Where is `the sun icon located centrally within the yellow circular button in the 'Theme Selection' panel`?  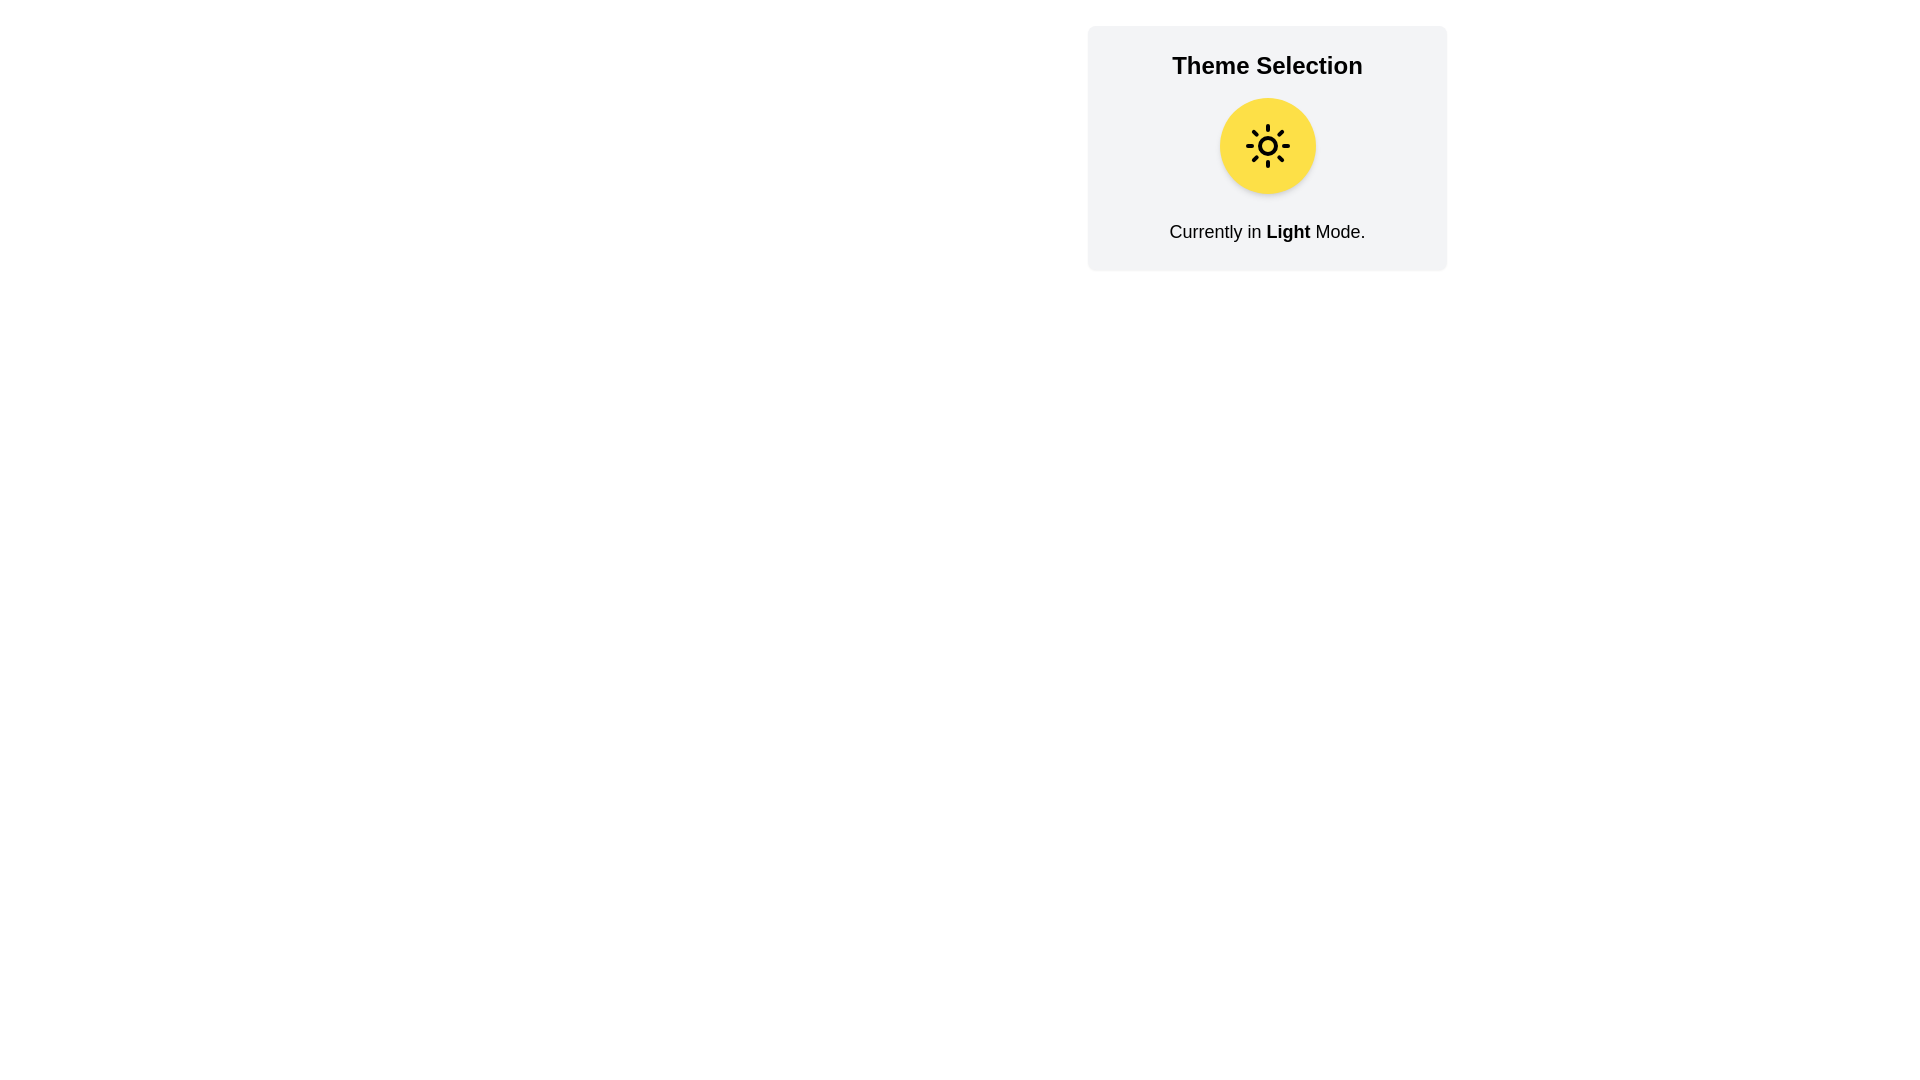 the sun icon located centrally within the yellow circular button in the 'Theme Selection' panel is located at coordinates (1266, 145).